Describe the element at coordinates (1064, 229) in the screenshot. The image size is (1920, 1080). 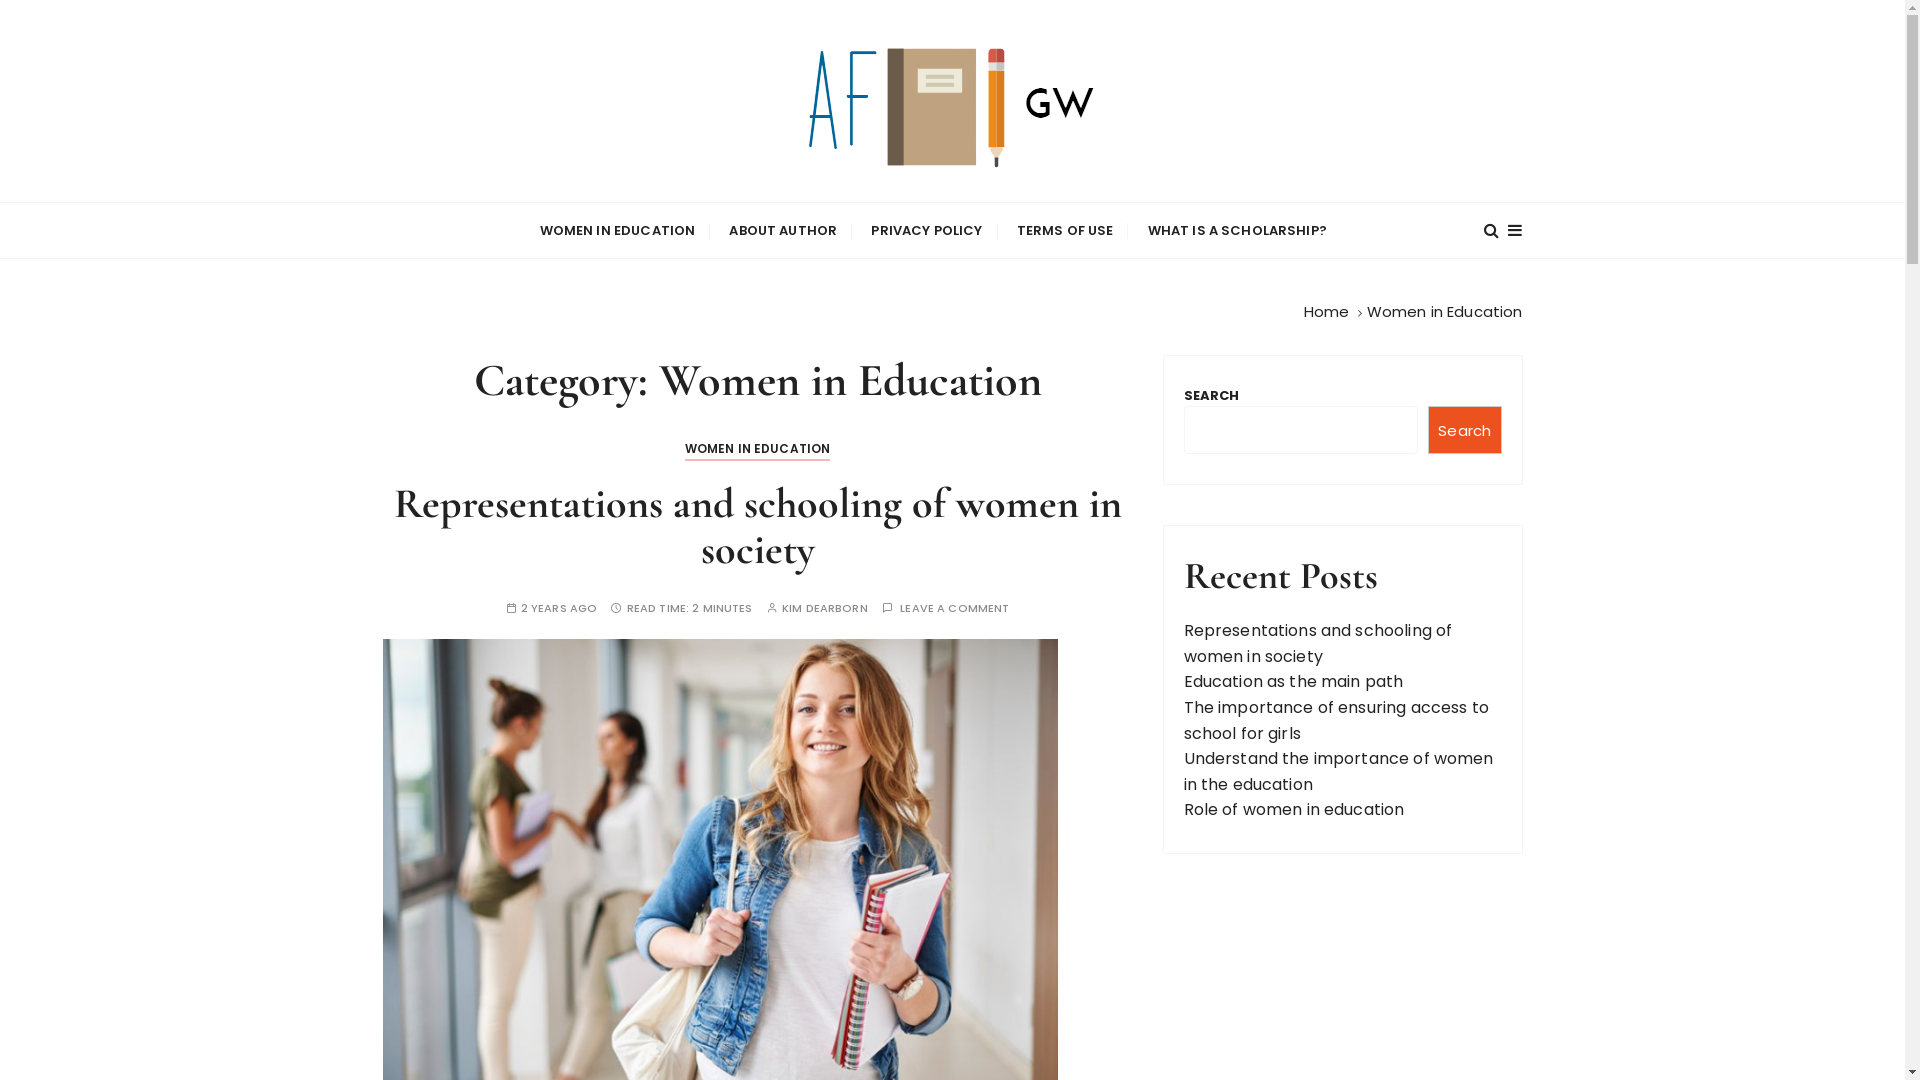
I see `'TERMS OF USE'` at that location.